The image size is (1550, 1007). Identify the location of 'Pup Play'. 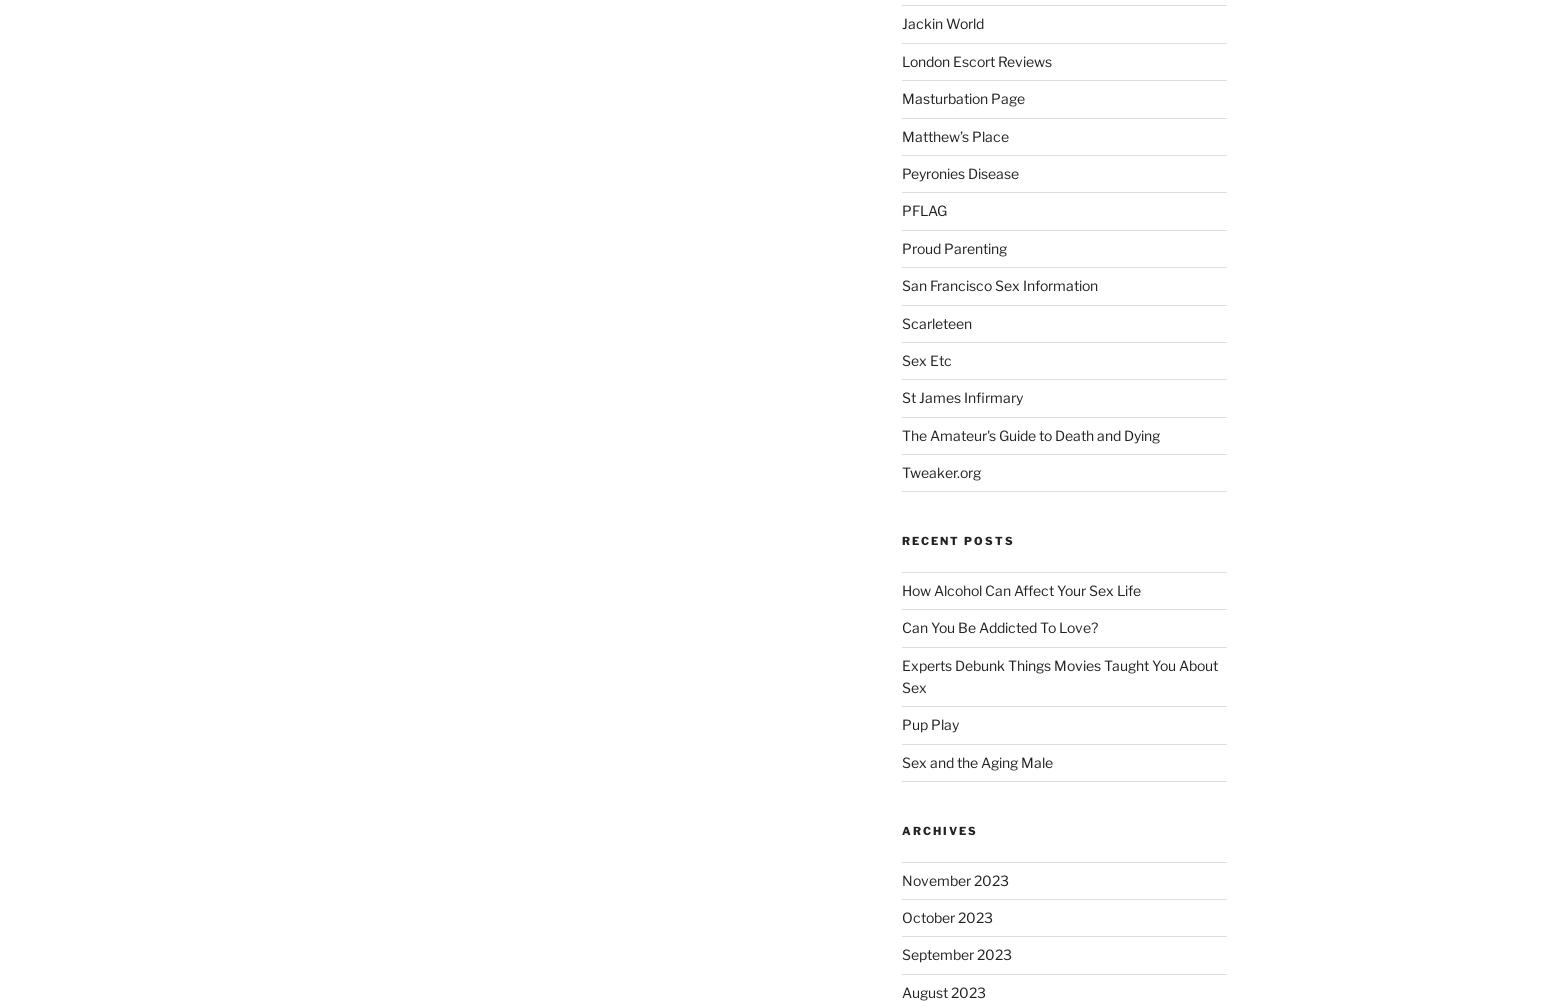
(929, 723).